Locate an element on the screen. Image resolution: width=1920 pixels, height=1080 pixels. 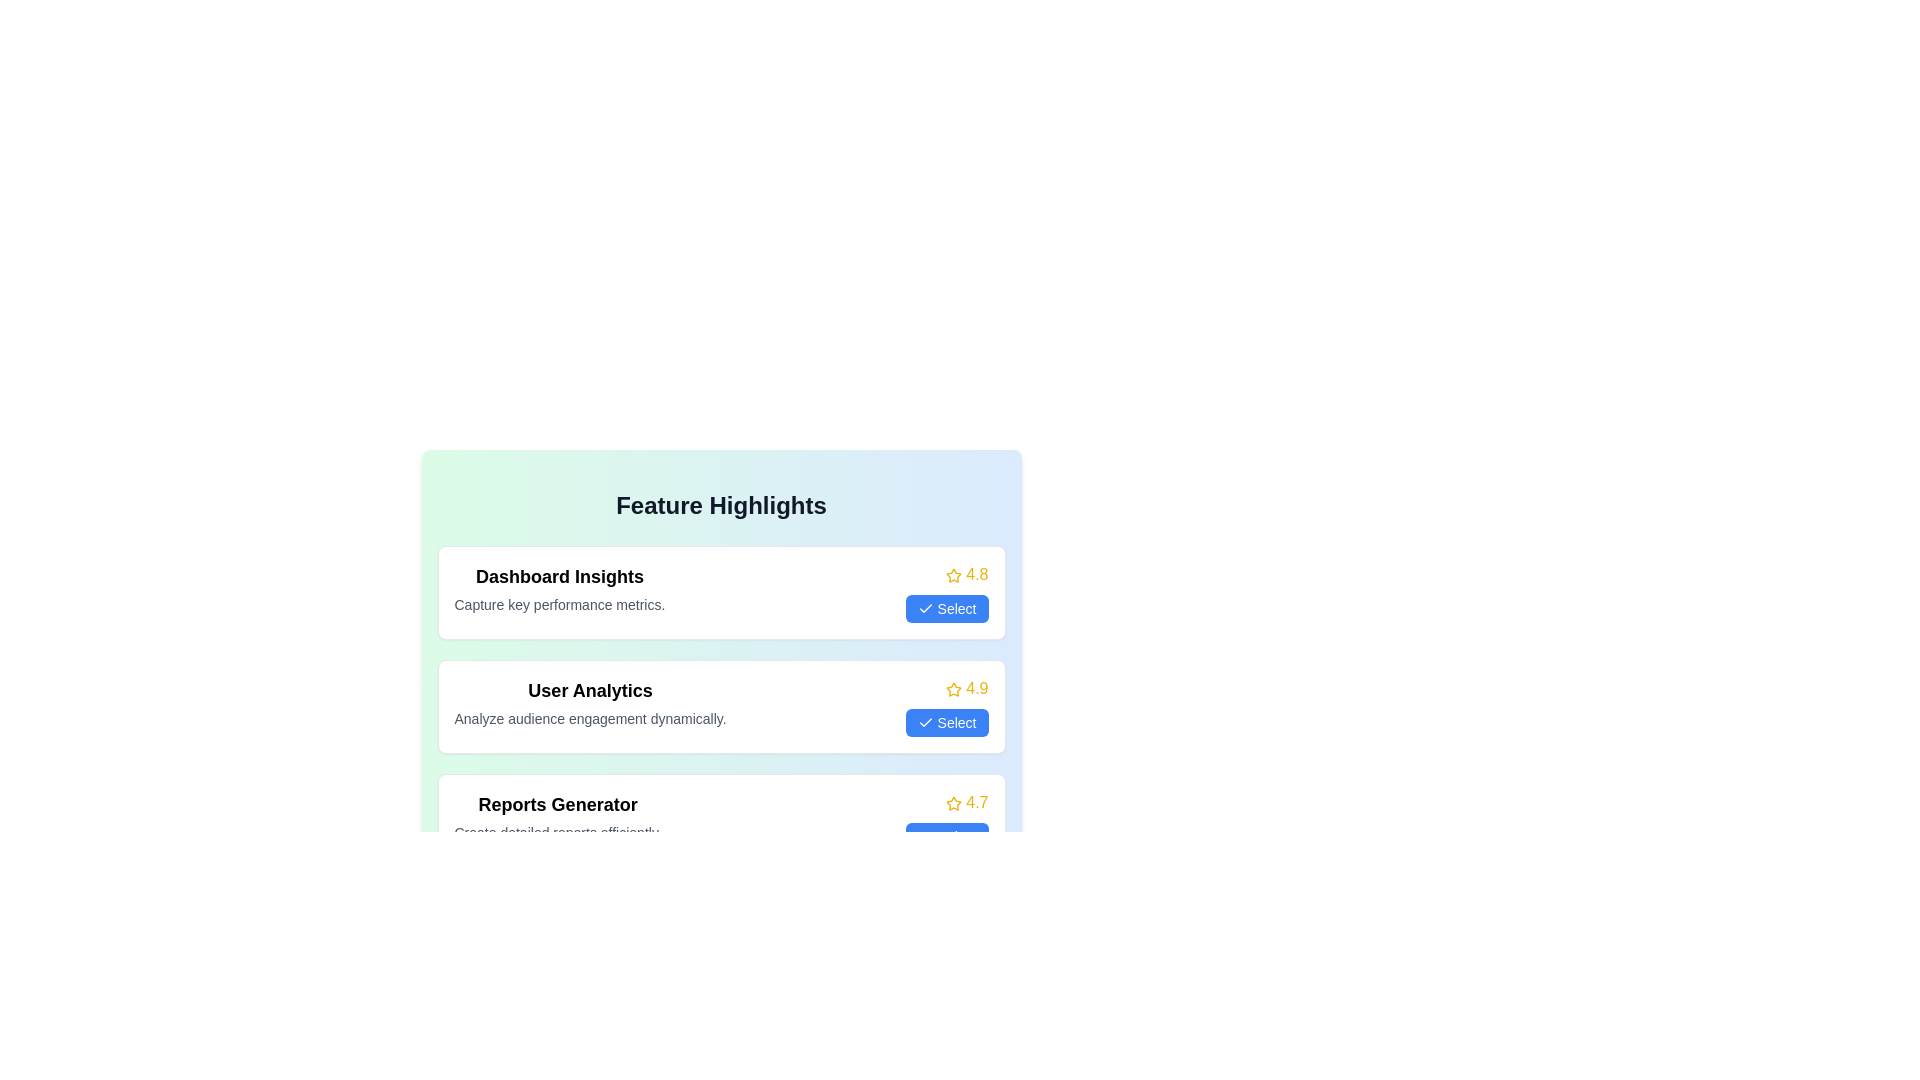
the 'Select' button for the item Dashboard Insights is located at coordinates (945, 608).